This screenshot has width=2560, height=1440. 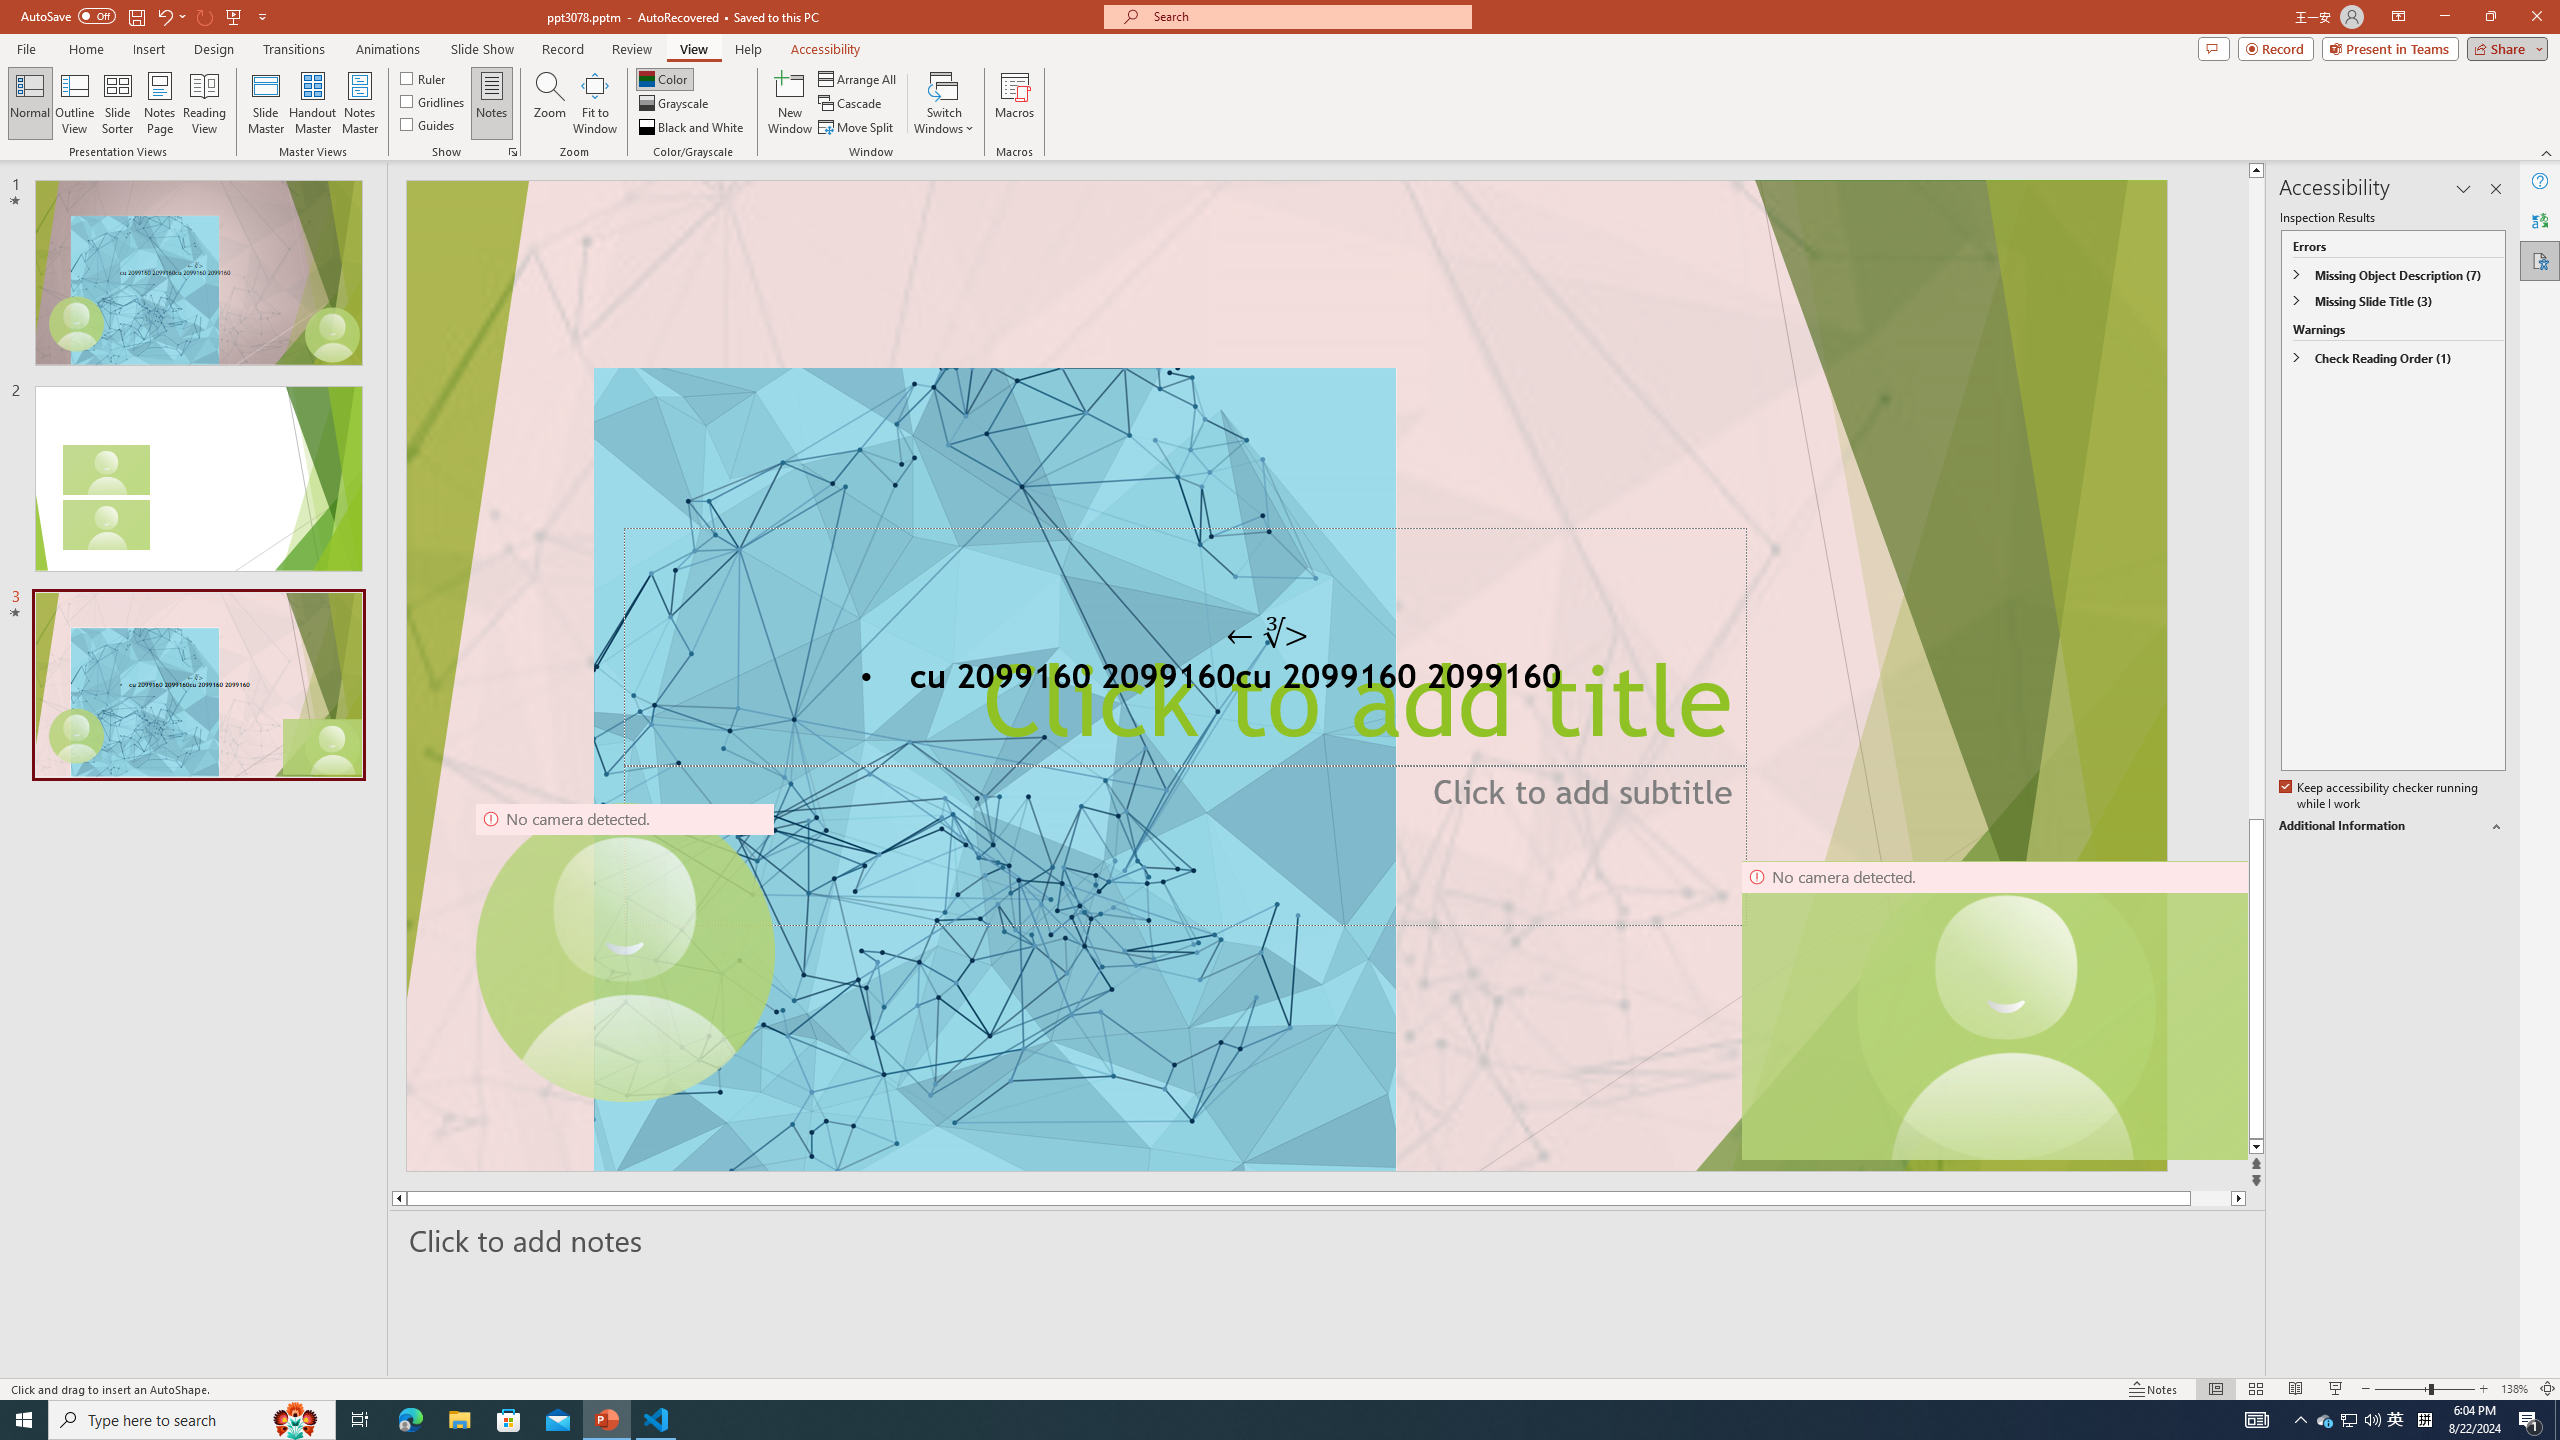 I want to click on 'New Window', so click(x=788, y=103).